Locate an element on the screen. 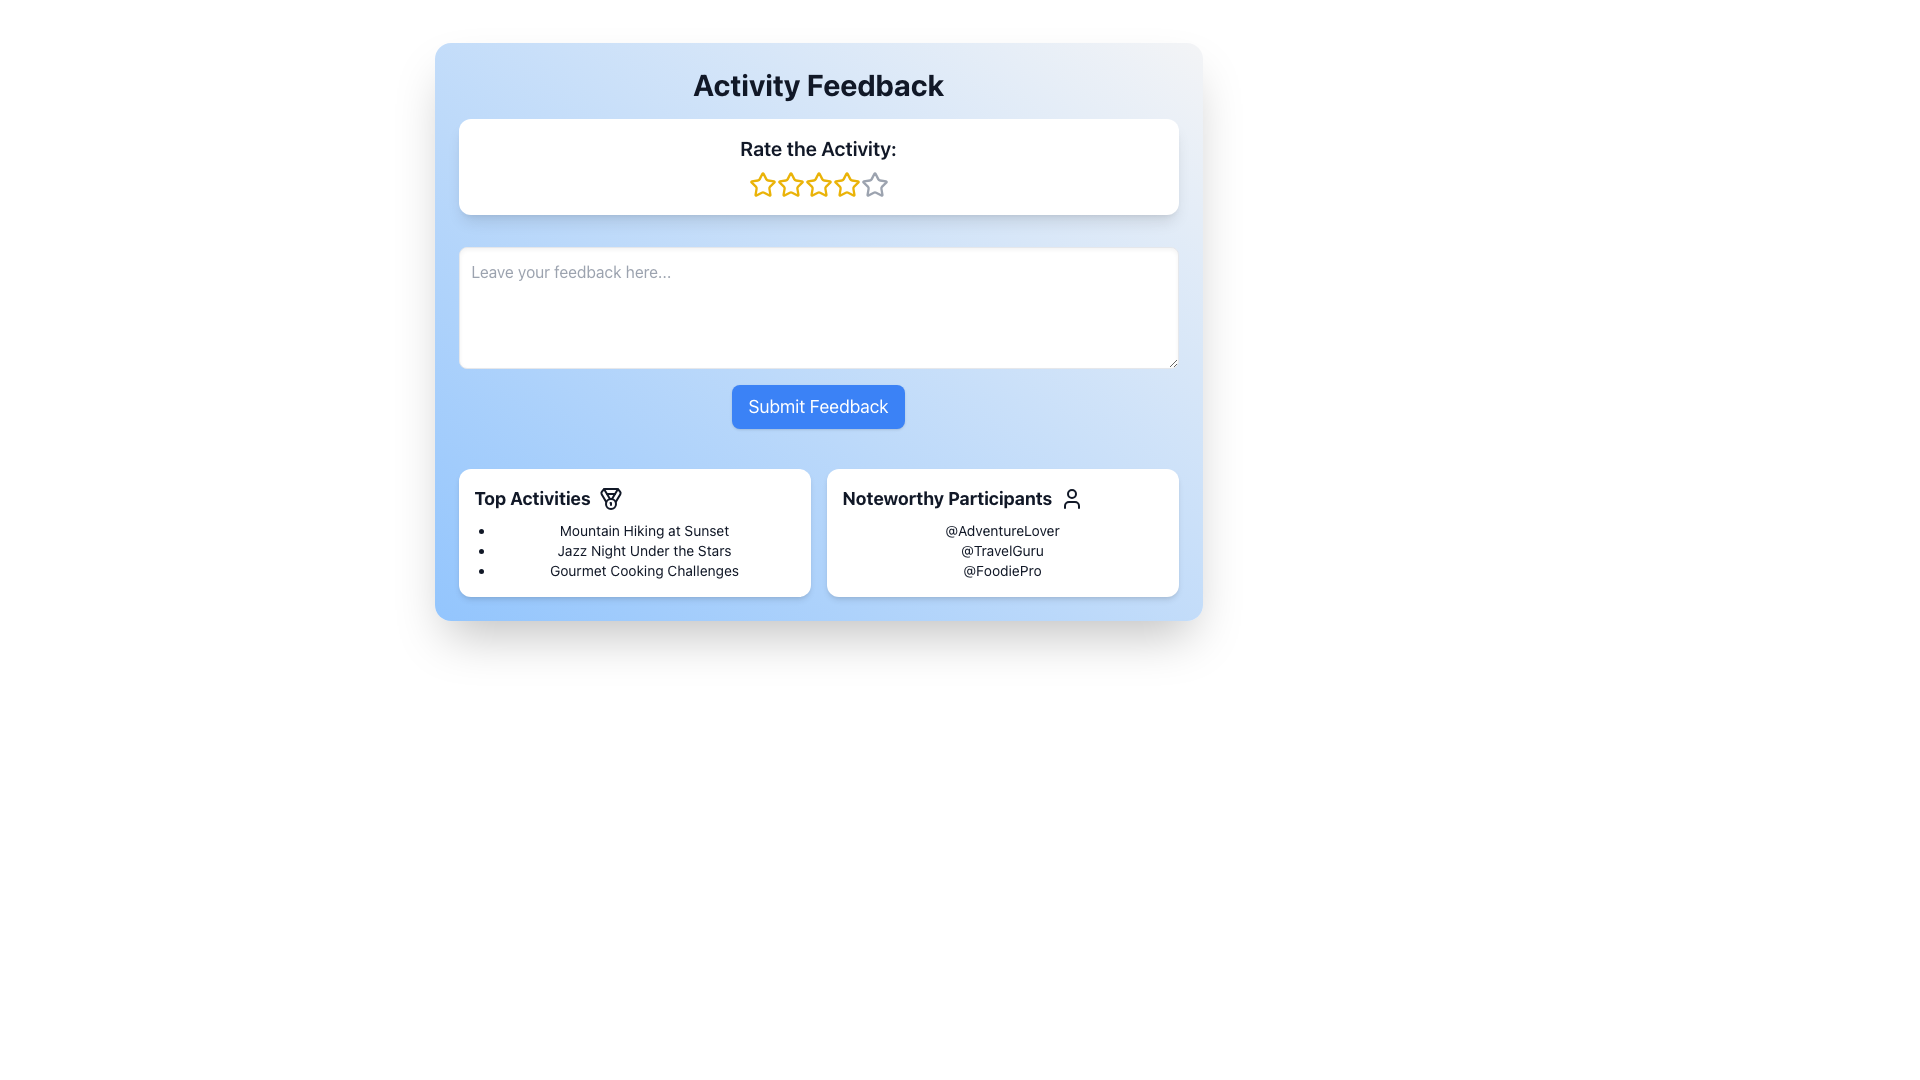 This screenshot has width=1920, height=1080. the center of the second star icon for rating, located under 'Rate the Activity:' is located at coordinates (789, 184).